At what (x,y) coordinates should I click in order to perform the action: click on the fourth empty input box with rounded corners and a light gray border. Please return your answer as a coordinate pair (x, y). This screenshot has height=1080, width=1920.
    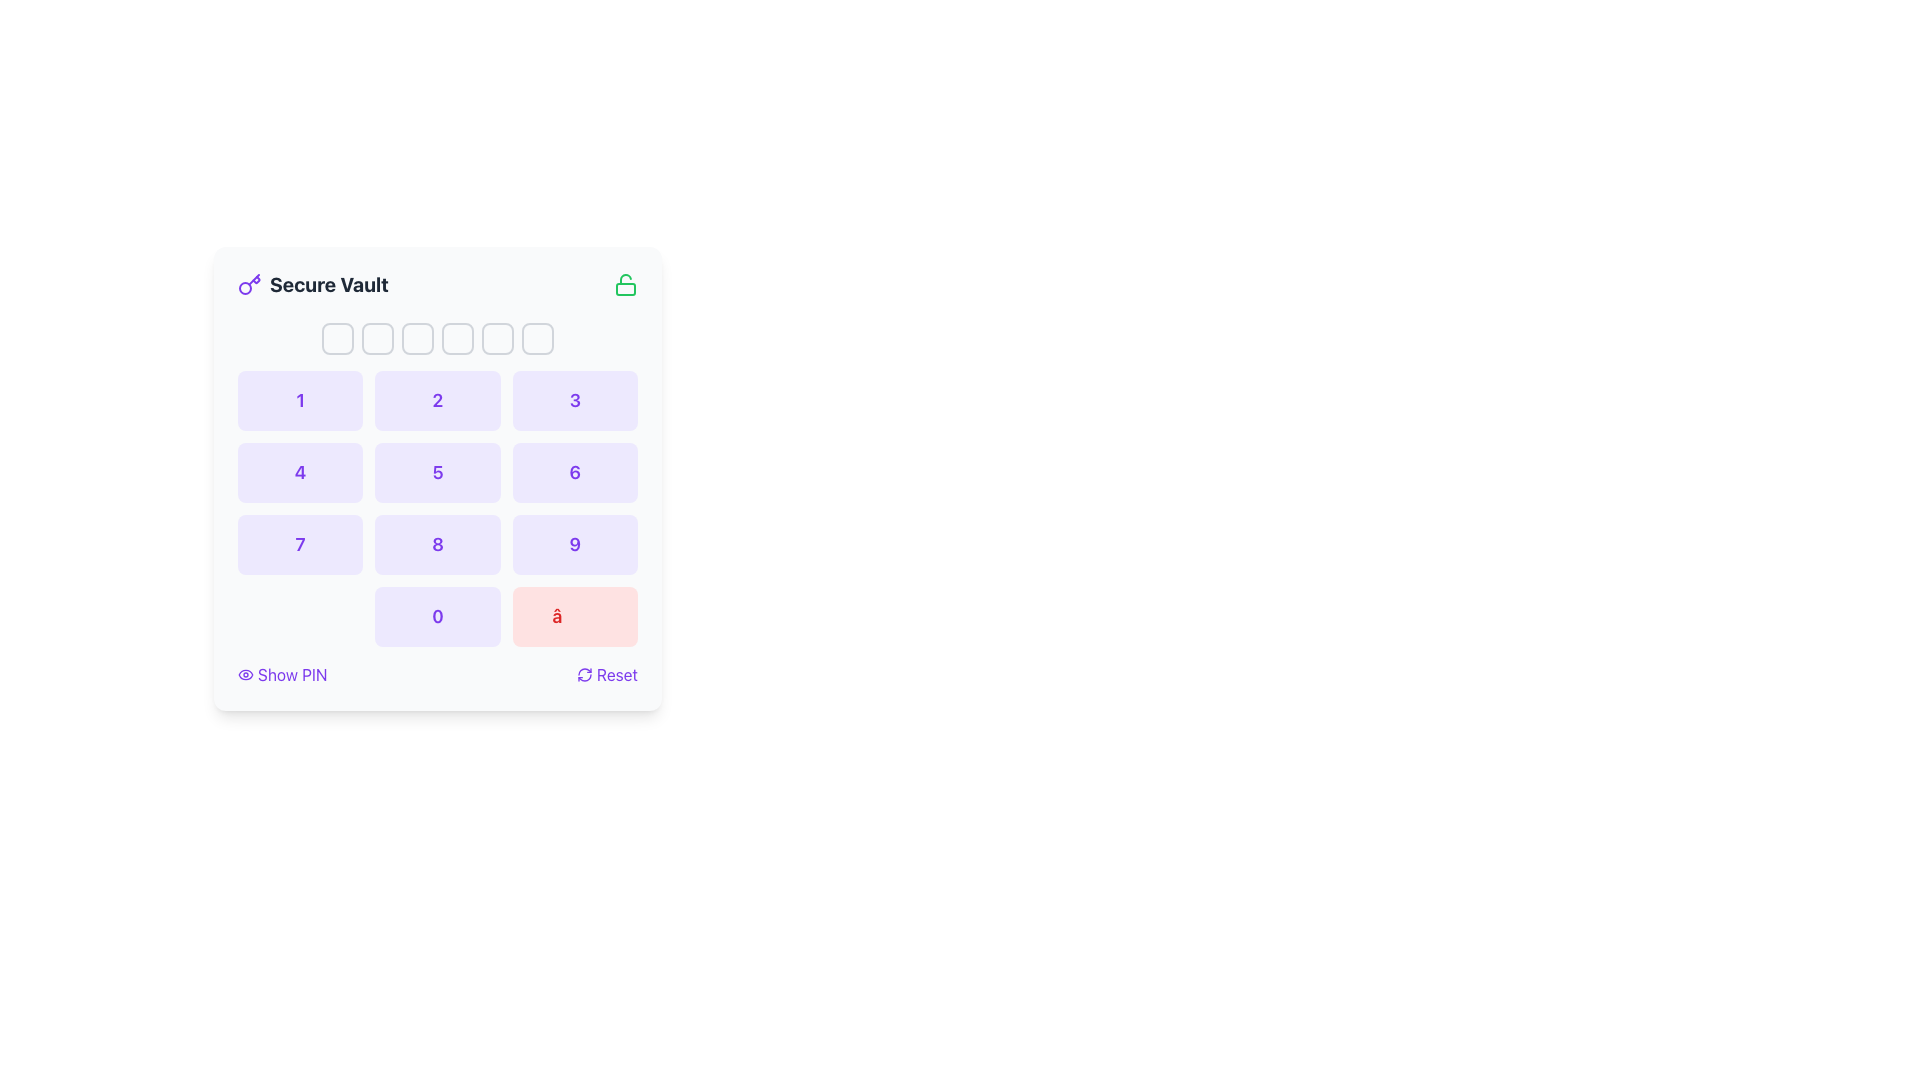
    Looking at the image, I should click on (456, 338).